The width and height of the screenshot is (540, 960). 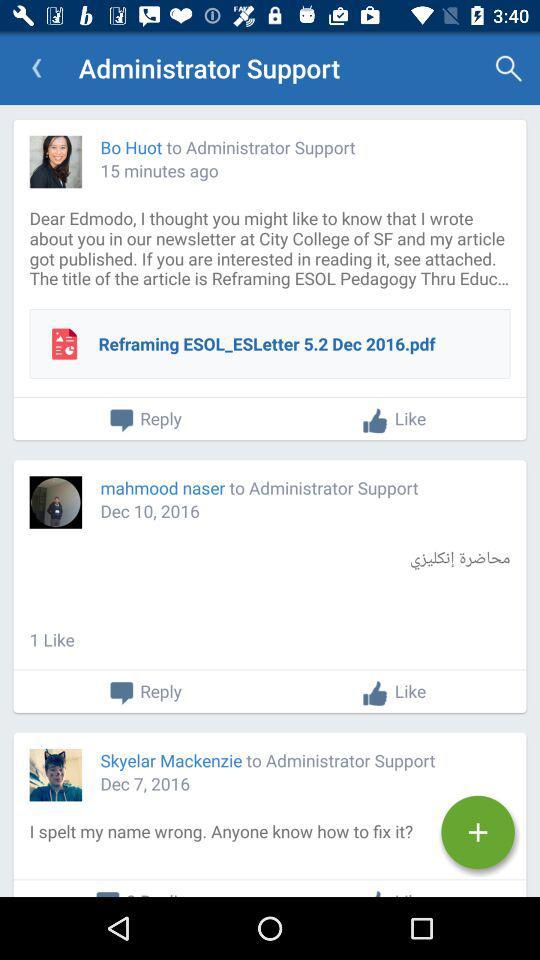 What do you see at coordinates (144, 693) in the screenshot?
I see `reply` at bounding box center [144, 693].